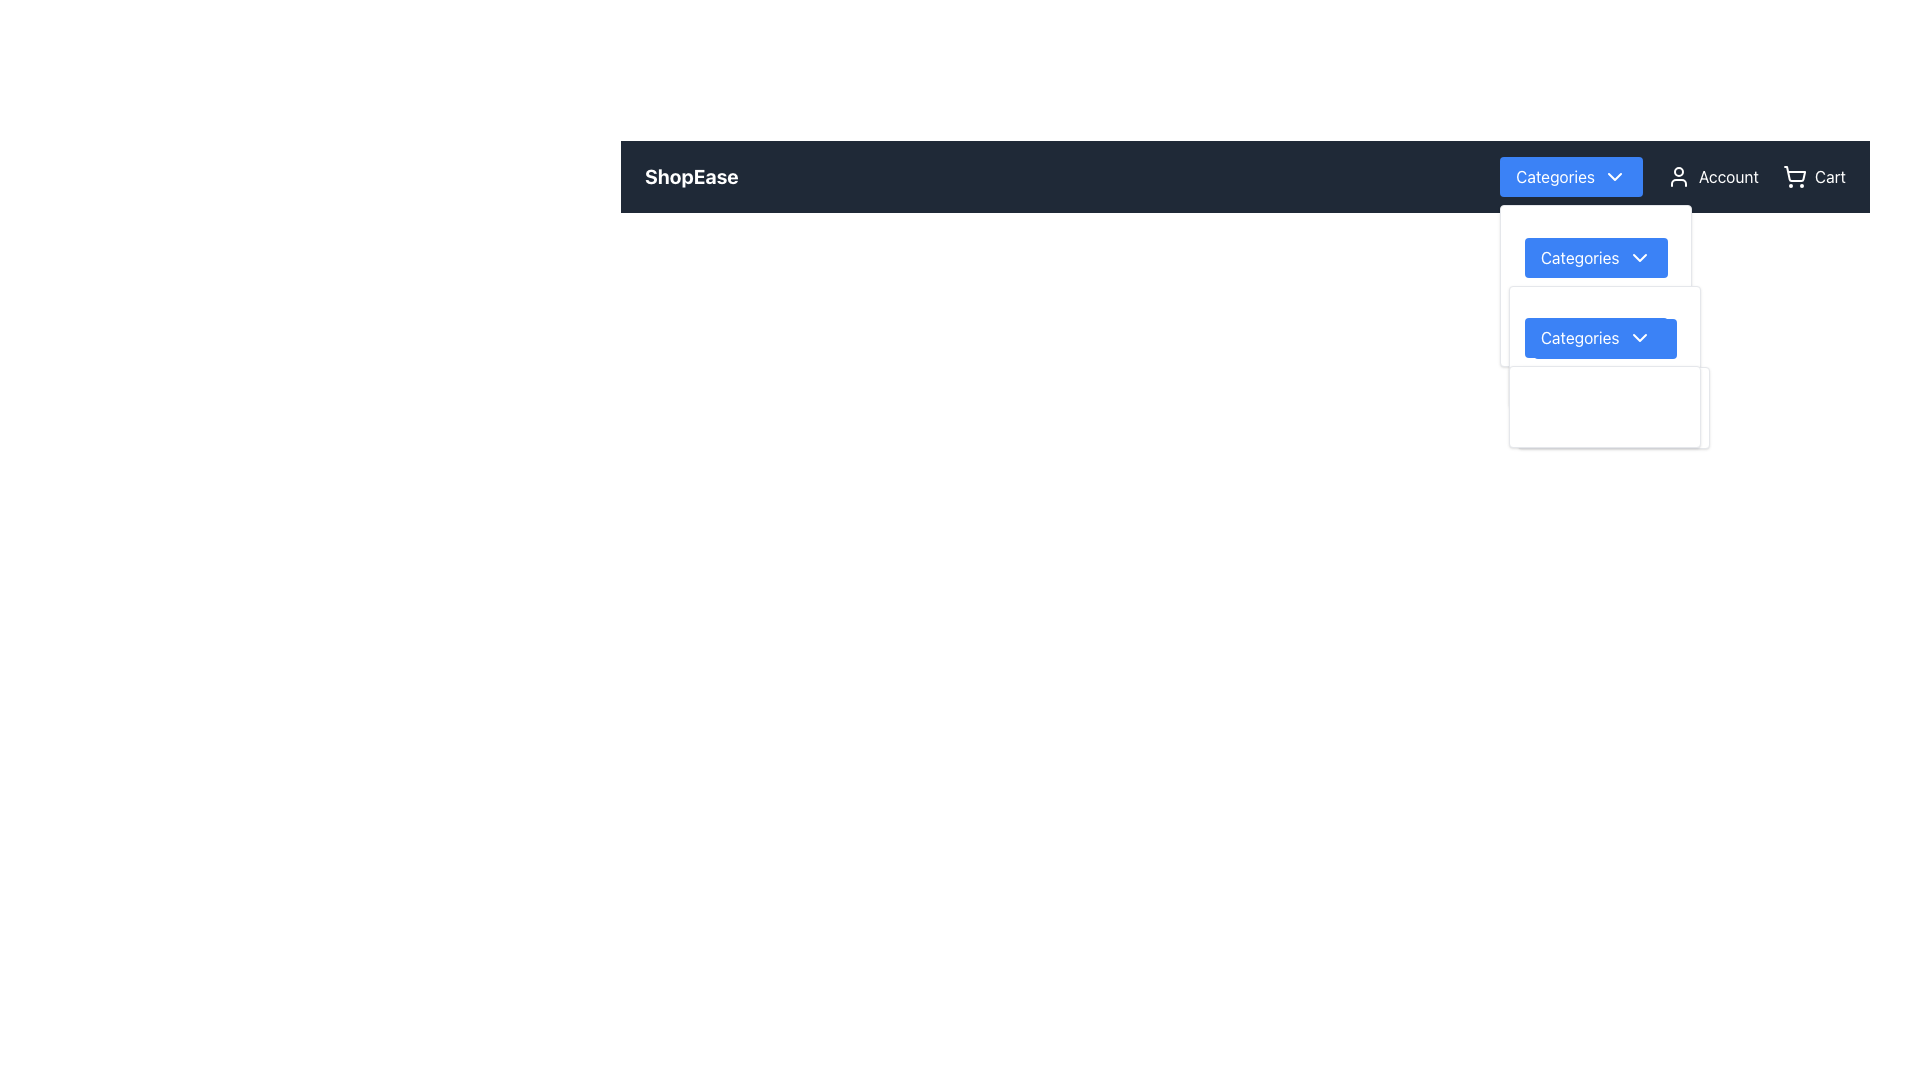 This screenshot has height=1080, width=1920. Describe the element at coordinates (1554, 176) in the screenshot. I see `styling of the 'Categories' text label located on the top navigation bar next to the downward arrow icon` at that location.